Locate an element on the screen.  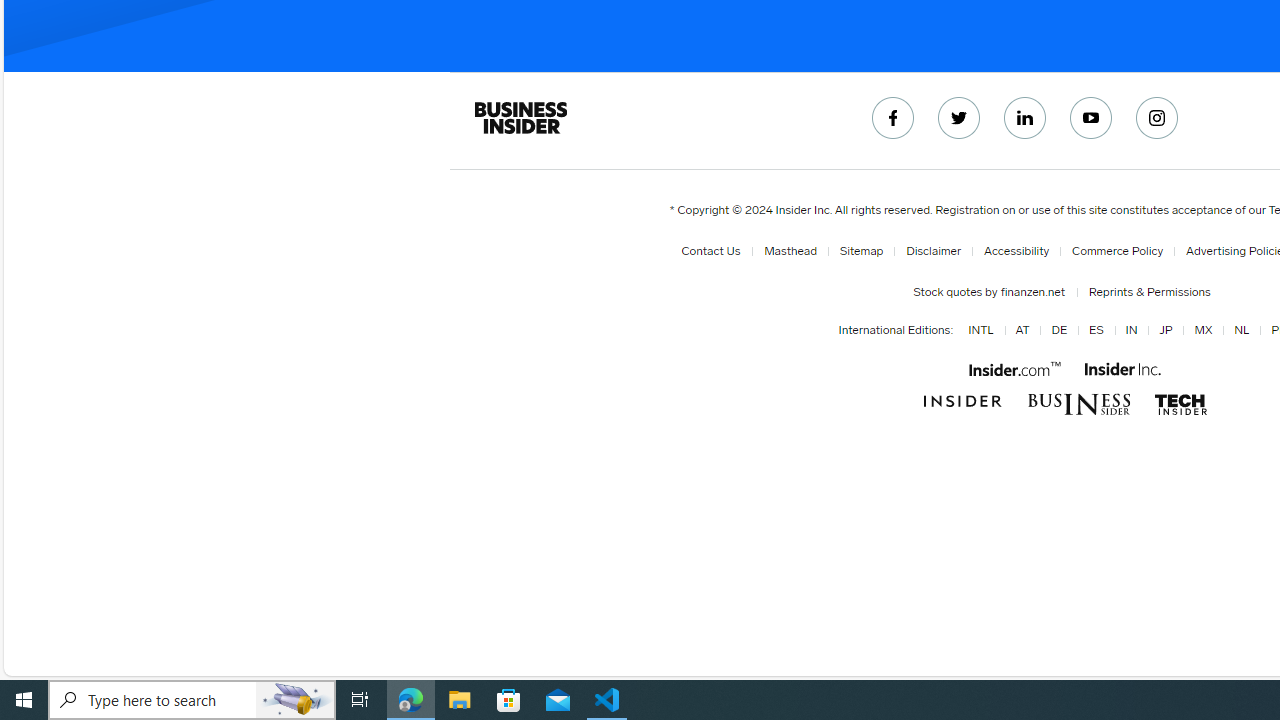
'Click to visit us on Twitter' is located at coordinates (958, 118).